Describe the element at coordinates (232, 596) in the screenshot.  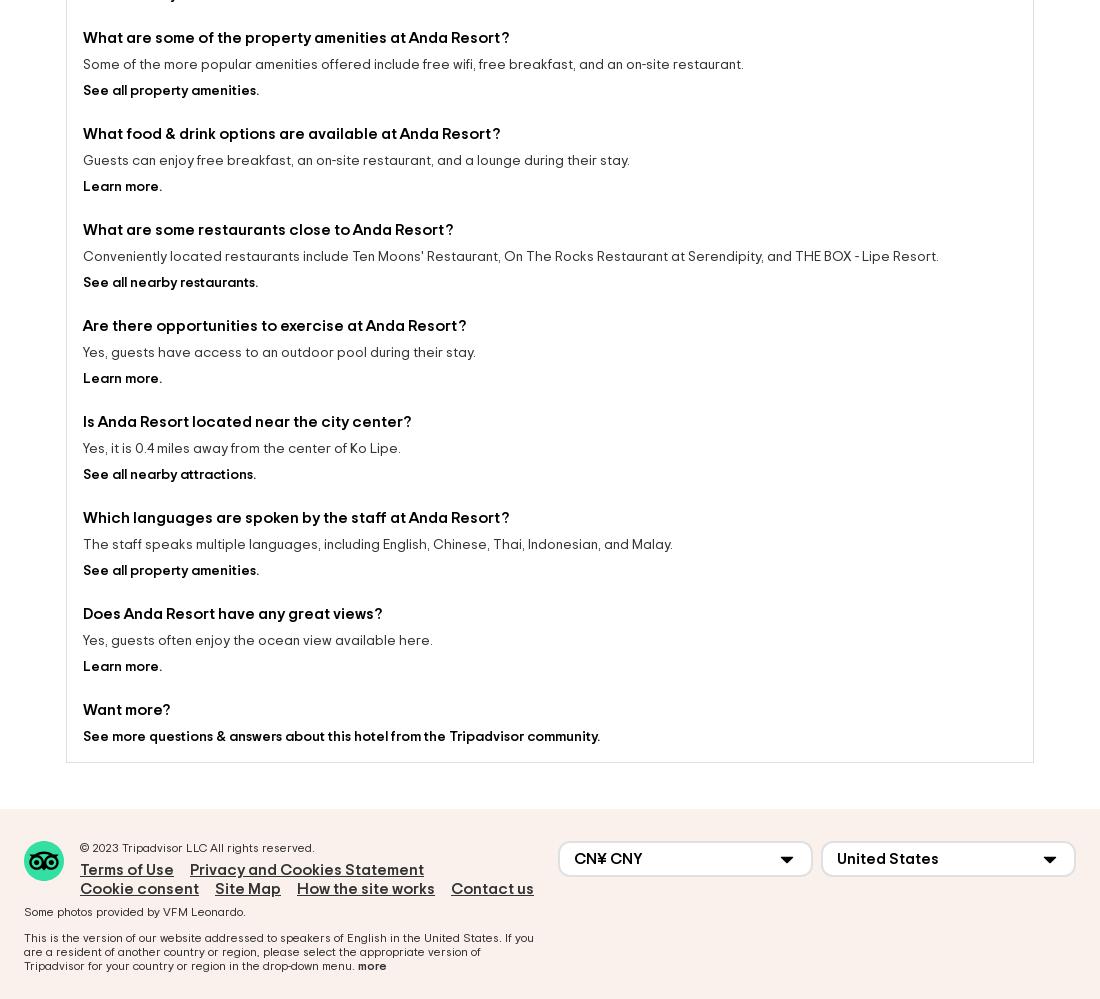
I see `'Does Anda Resort have any great views?'` at that location.